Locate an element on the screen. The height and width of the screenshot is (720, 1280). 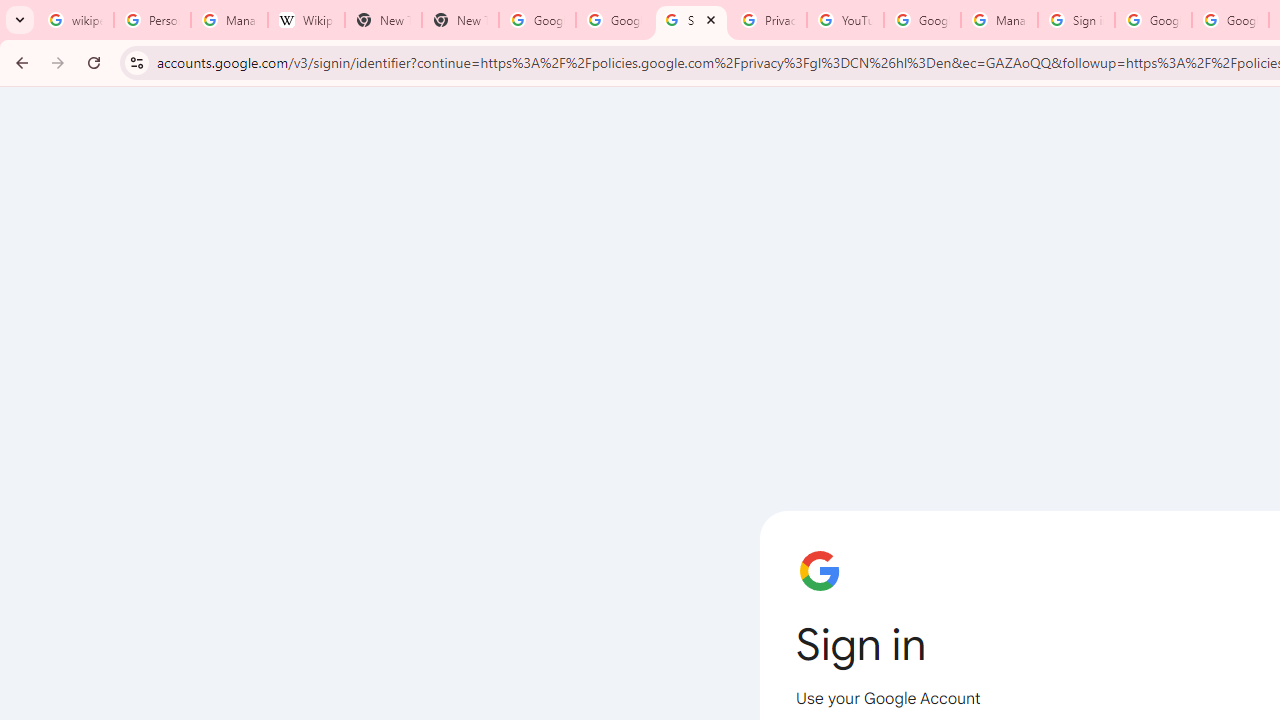
'Wikipedia:Edit requests - Wikipedia' is located at coordinates (305, 20).